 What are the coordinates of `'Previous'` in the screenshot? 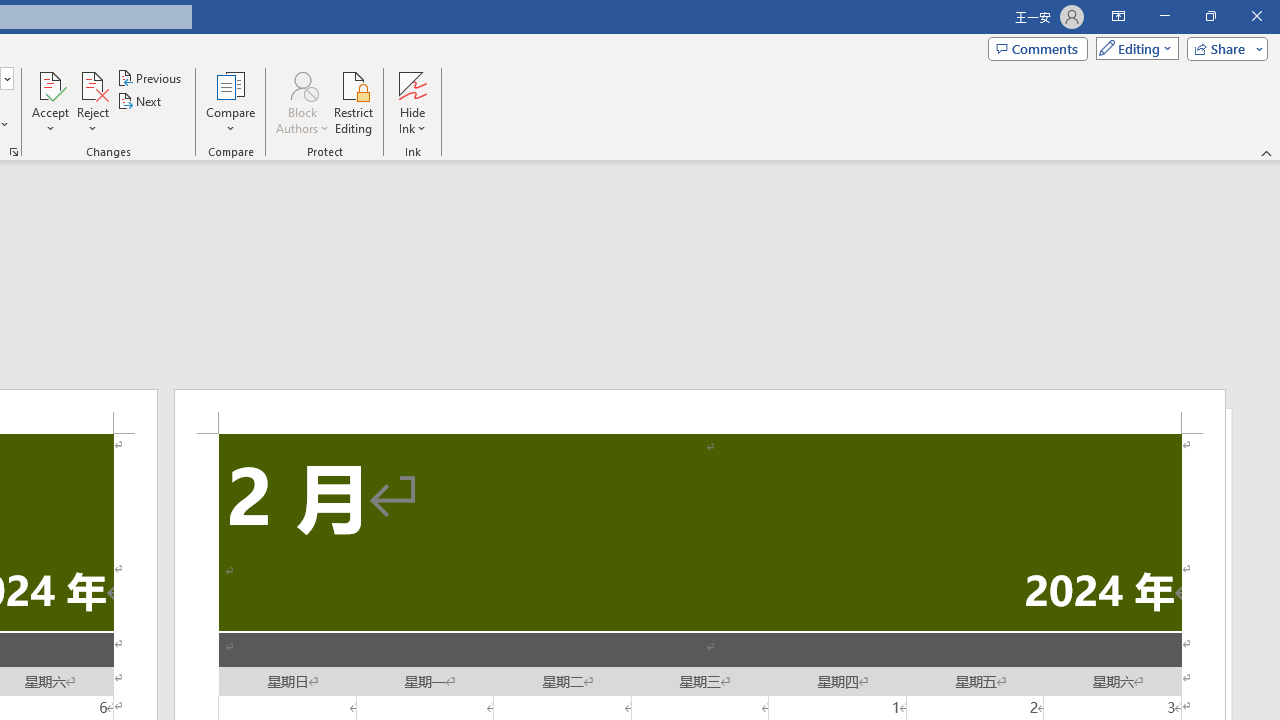 It's located at (150, 77).